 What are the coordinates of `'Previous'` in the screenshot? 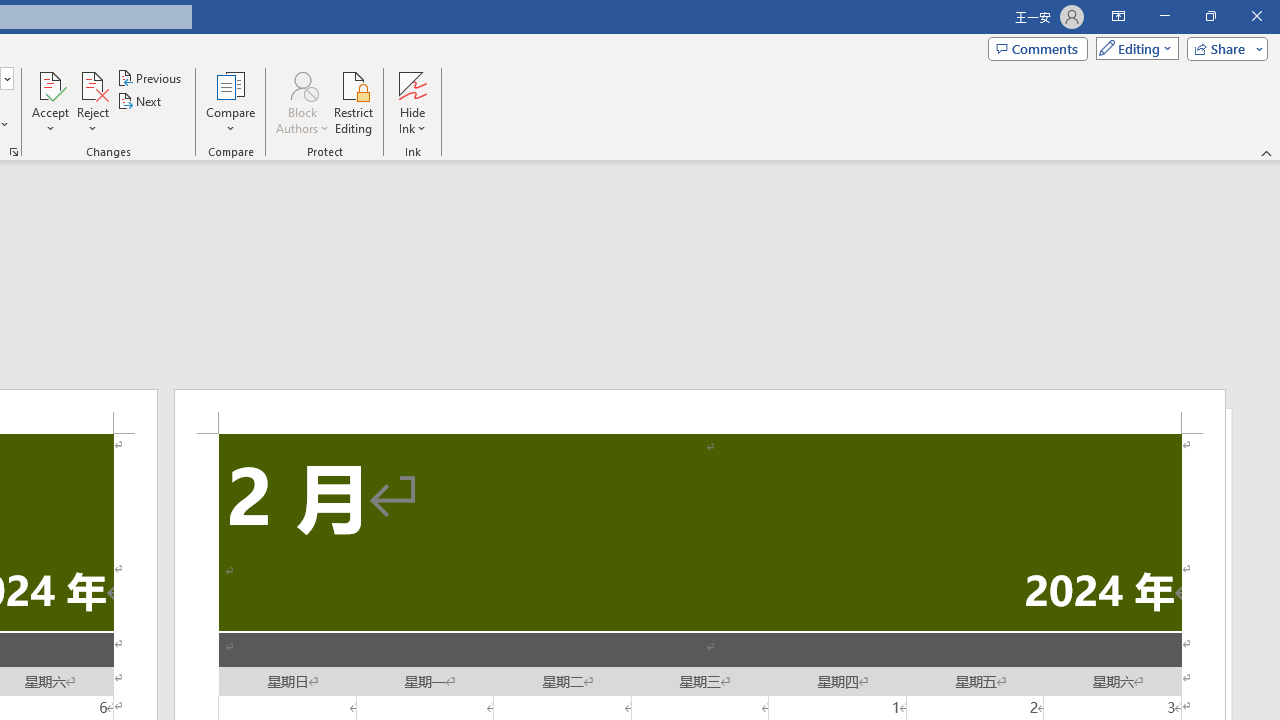 It's located at (150, 77).